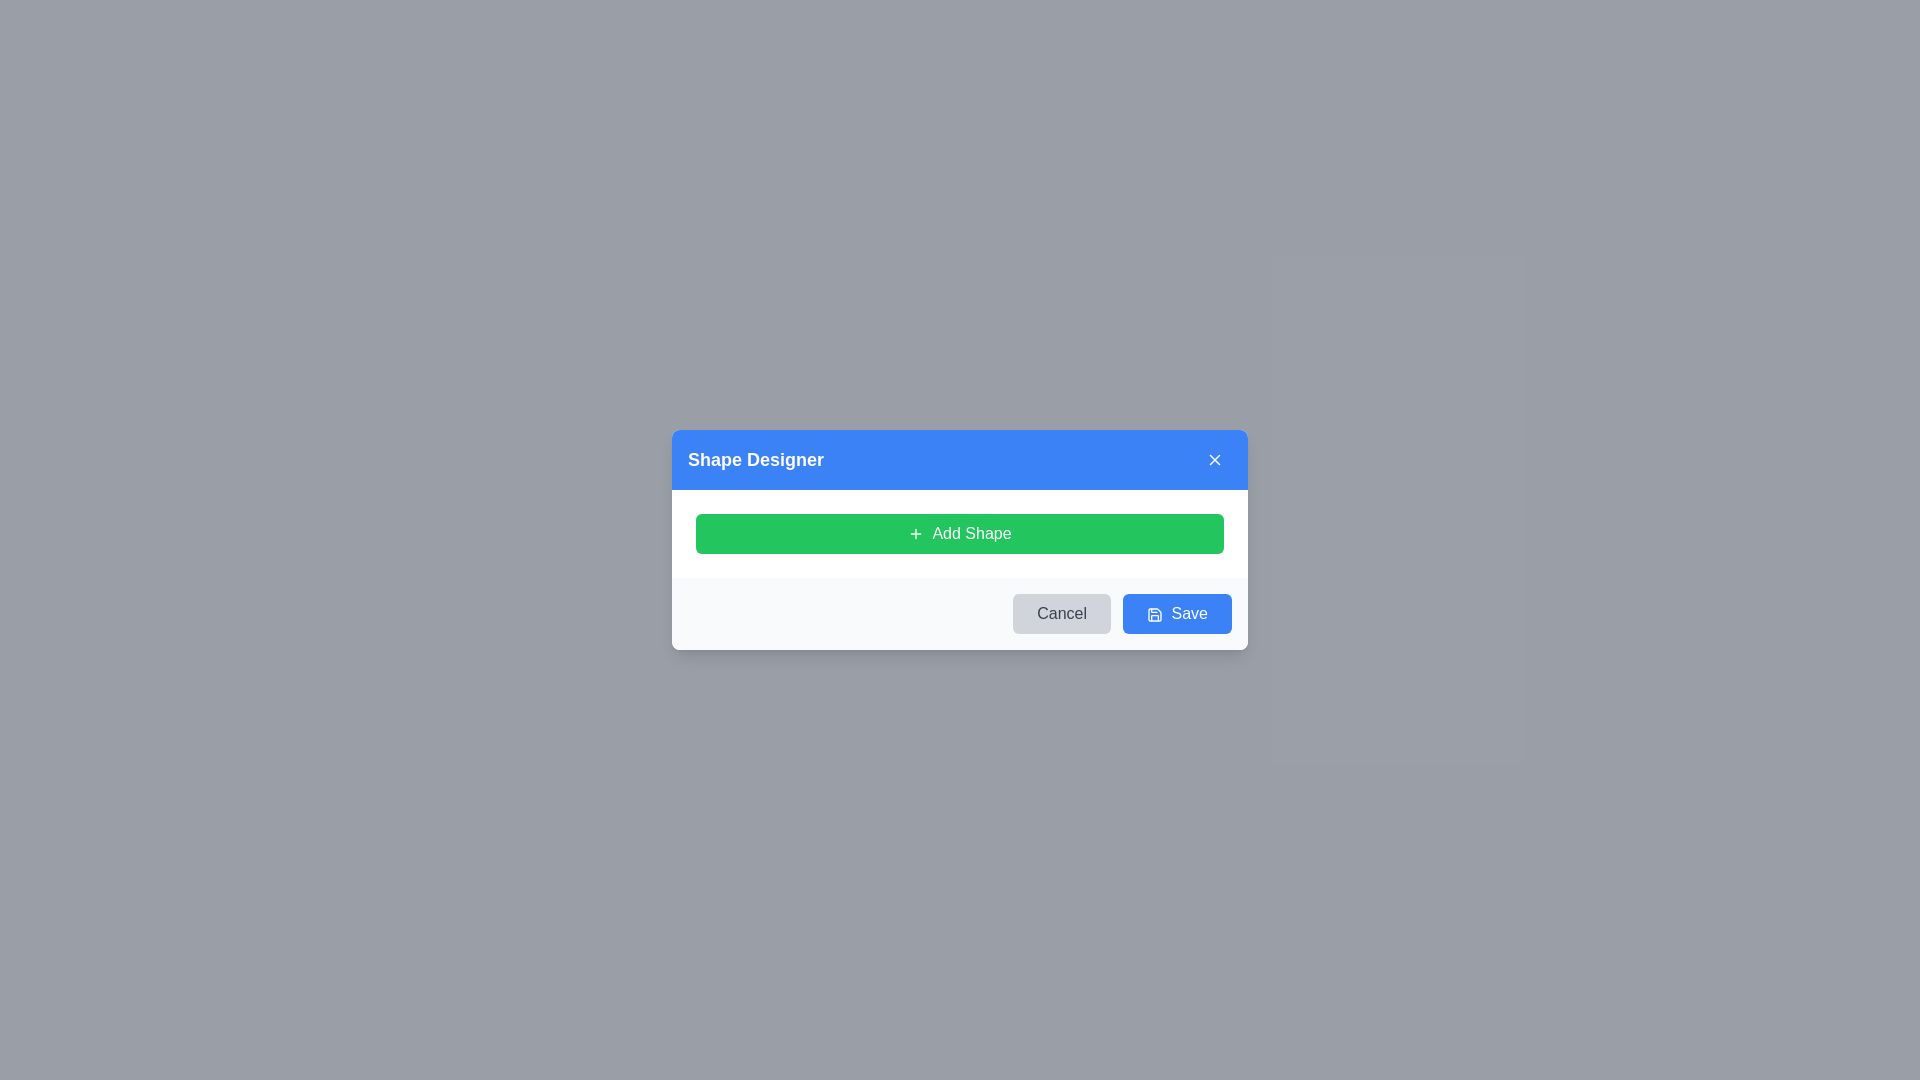 Image resolution: width=1920 pixels, height=1080 pixels. What do you see at coordinates (1213, 459) in the screenshot?
I see `the diagonal cross icon located in the top right corner of the 'Shape Designer' dialog box` at bounding box center [1213, 459].